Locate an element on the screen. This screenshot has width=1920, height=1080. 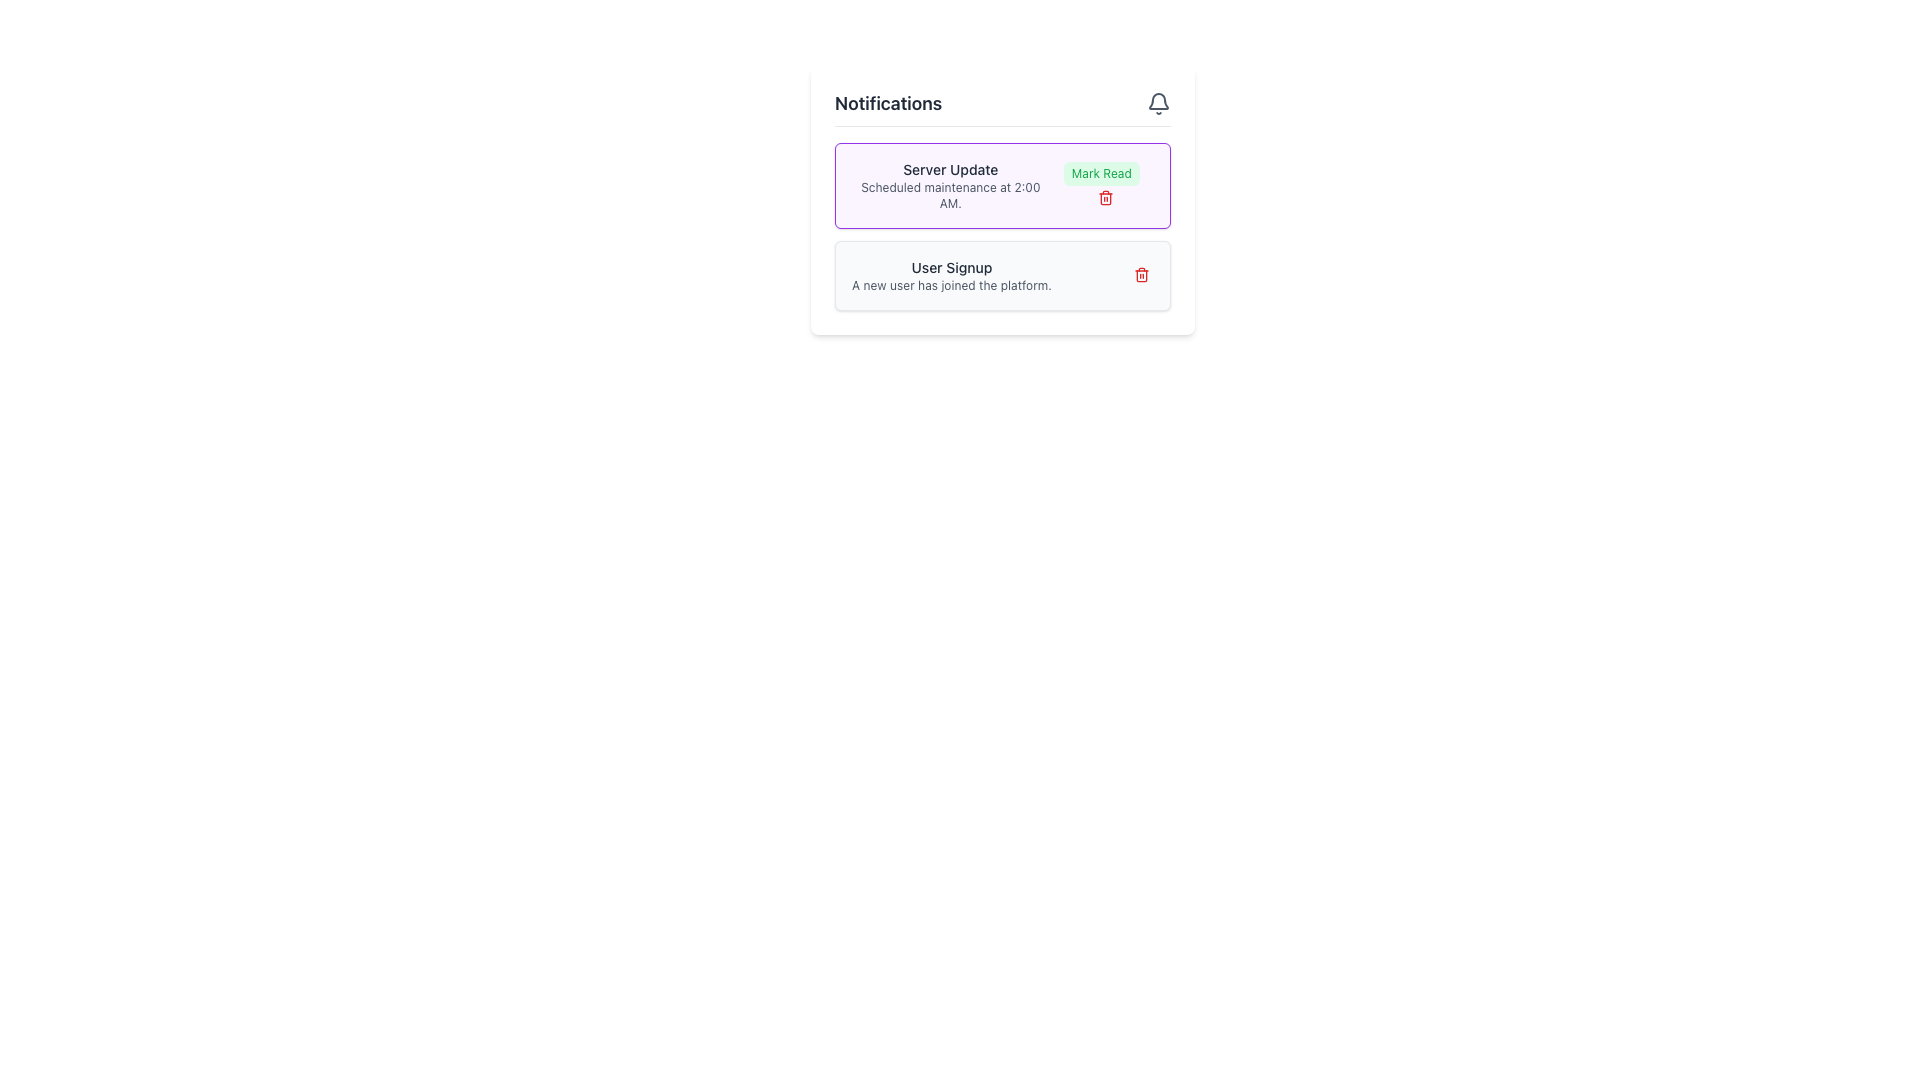
the text element providing additional details about the notification message regarding the scheduled maintenance time, located directly below the 'Server Update' title is located at coordinates (949, 196).